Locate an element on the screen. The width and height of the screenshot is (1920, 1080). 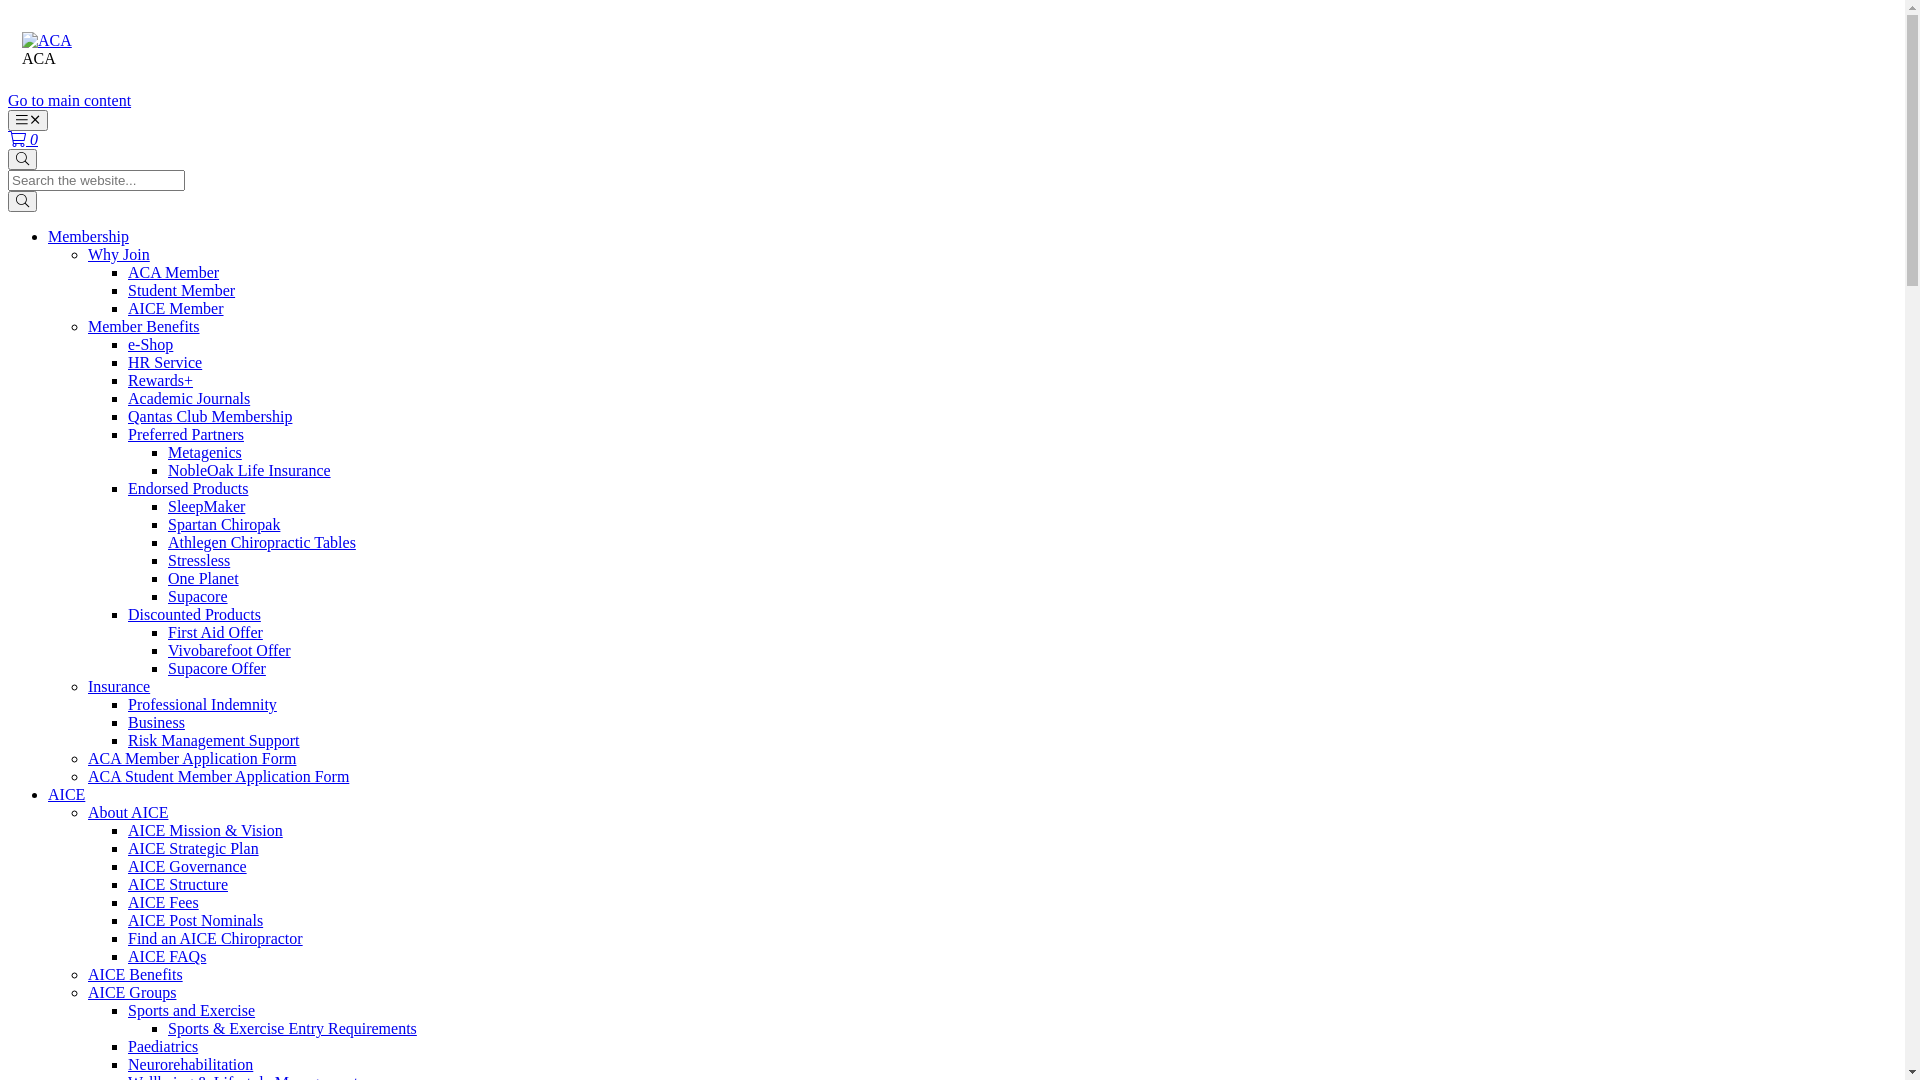
'Toggle menu Toggle menu' is located at coordinates (28, 120).